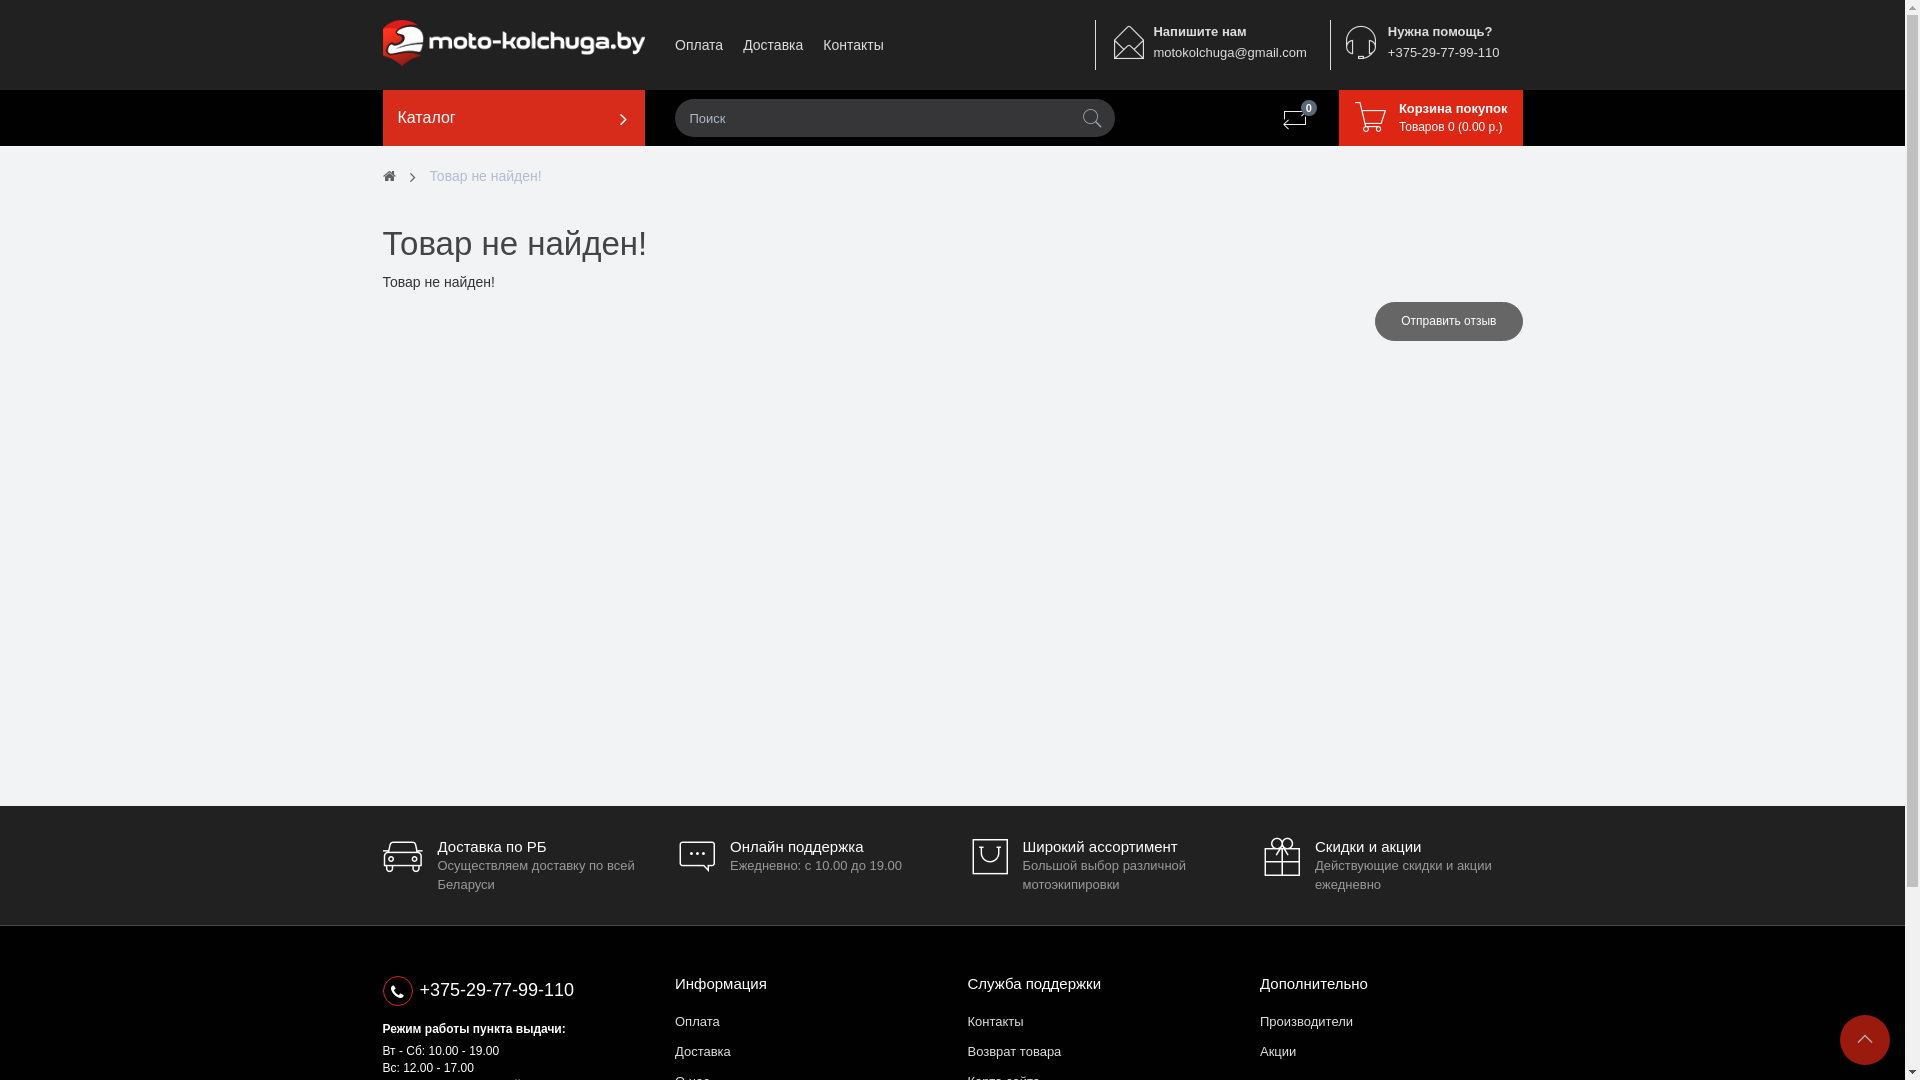 Image resolution: width=1920 pixels, height=1080 pixels. What do you see at coordinates (513, 42) in the screenshot?
I see `'moto-kolchuga.by'` at bounding box center [513, 42].